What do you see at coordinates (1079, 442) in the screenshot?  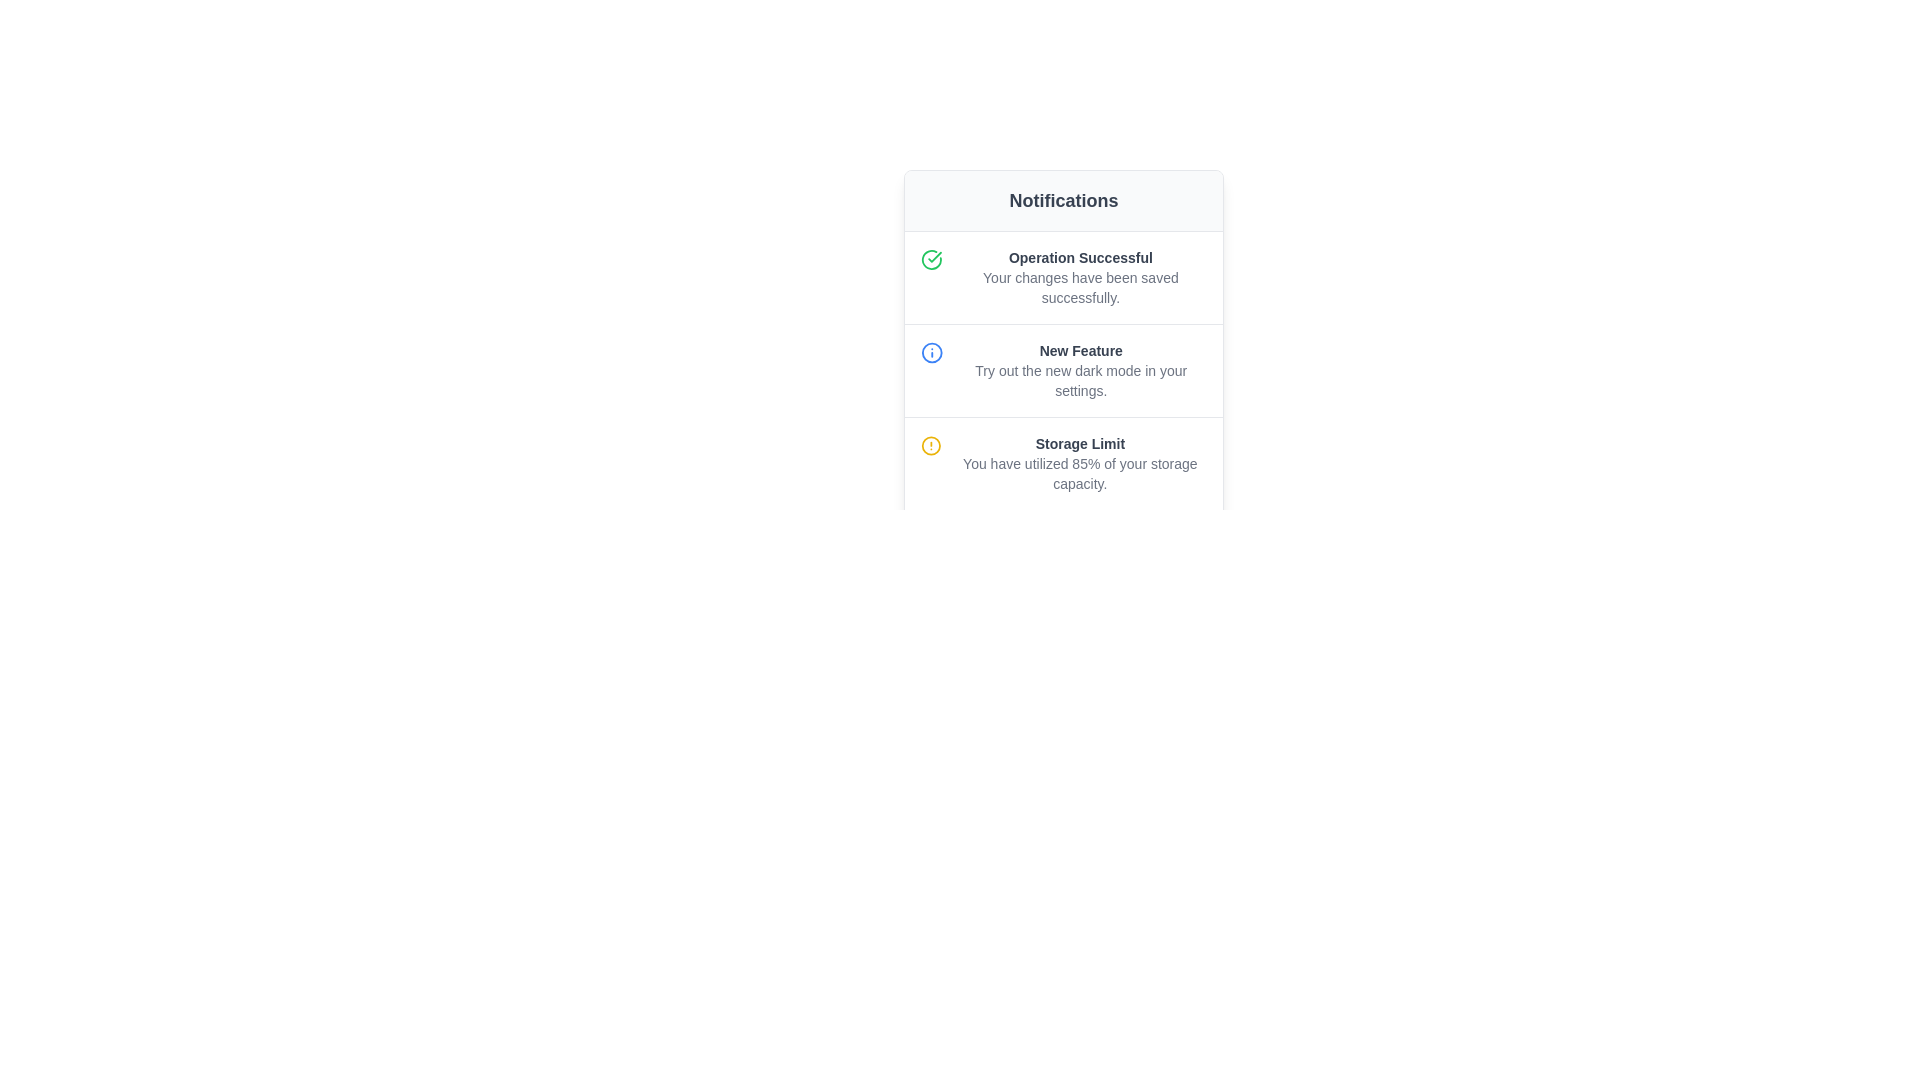 I see `the Text label that categorizes the notification message related to storage usage, specifically the 'Storage Limit' title in the third notification slot` at bounding box center [1079, 442].